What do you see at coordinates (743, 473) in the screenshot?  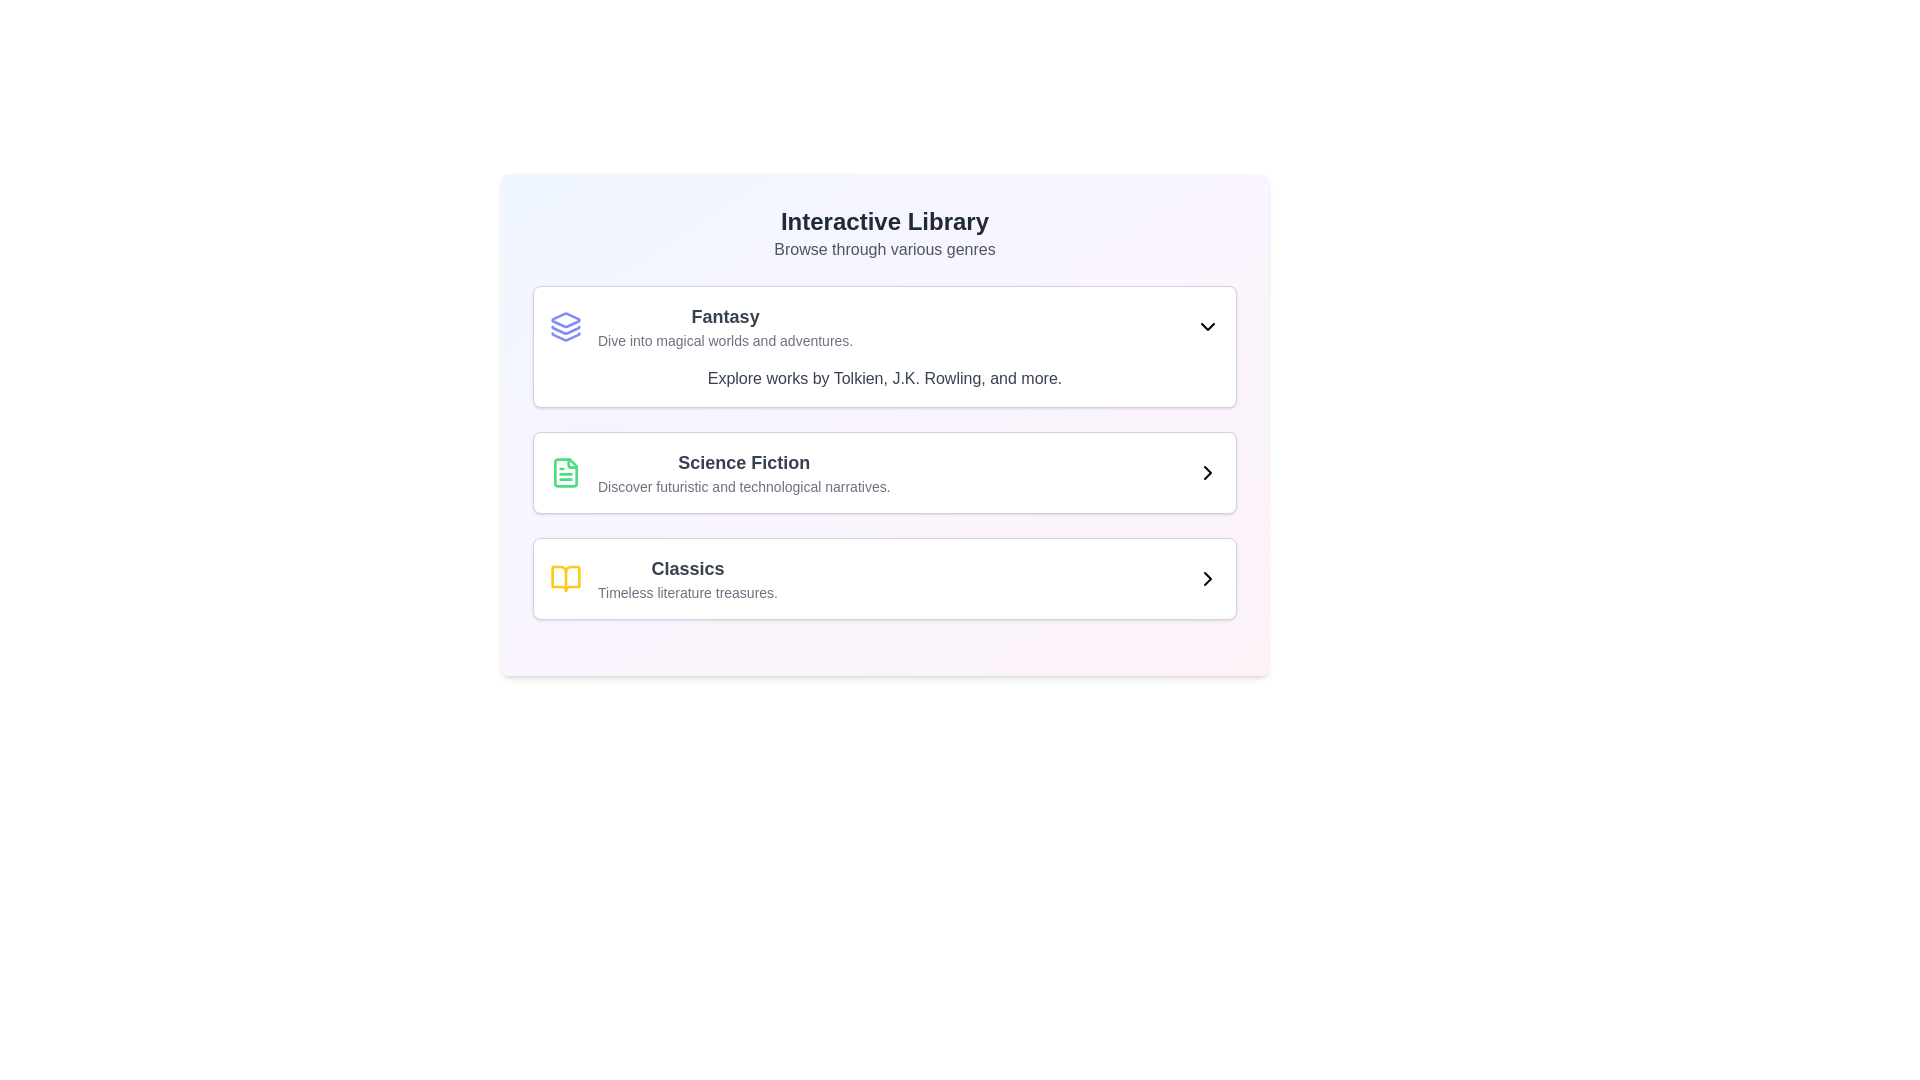 I see `the 'Science Fiction' category text element, which is the second item in the list of navigational options` at bounding box center [743, 473].